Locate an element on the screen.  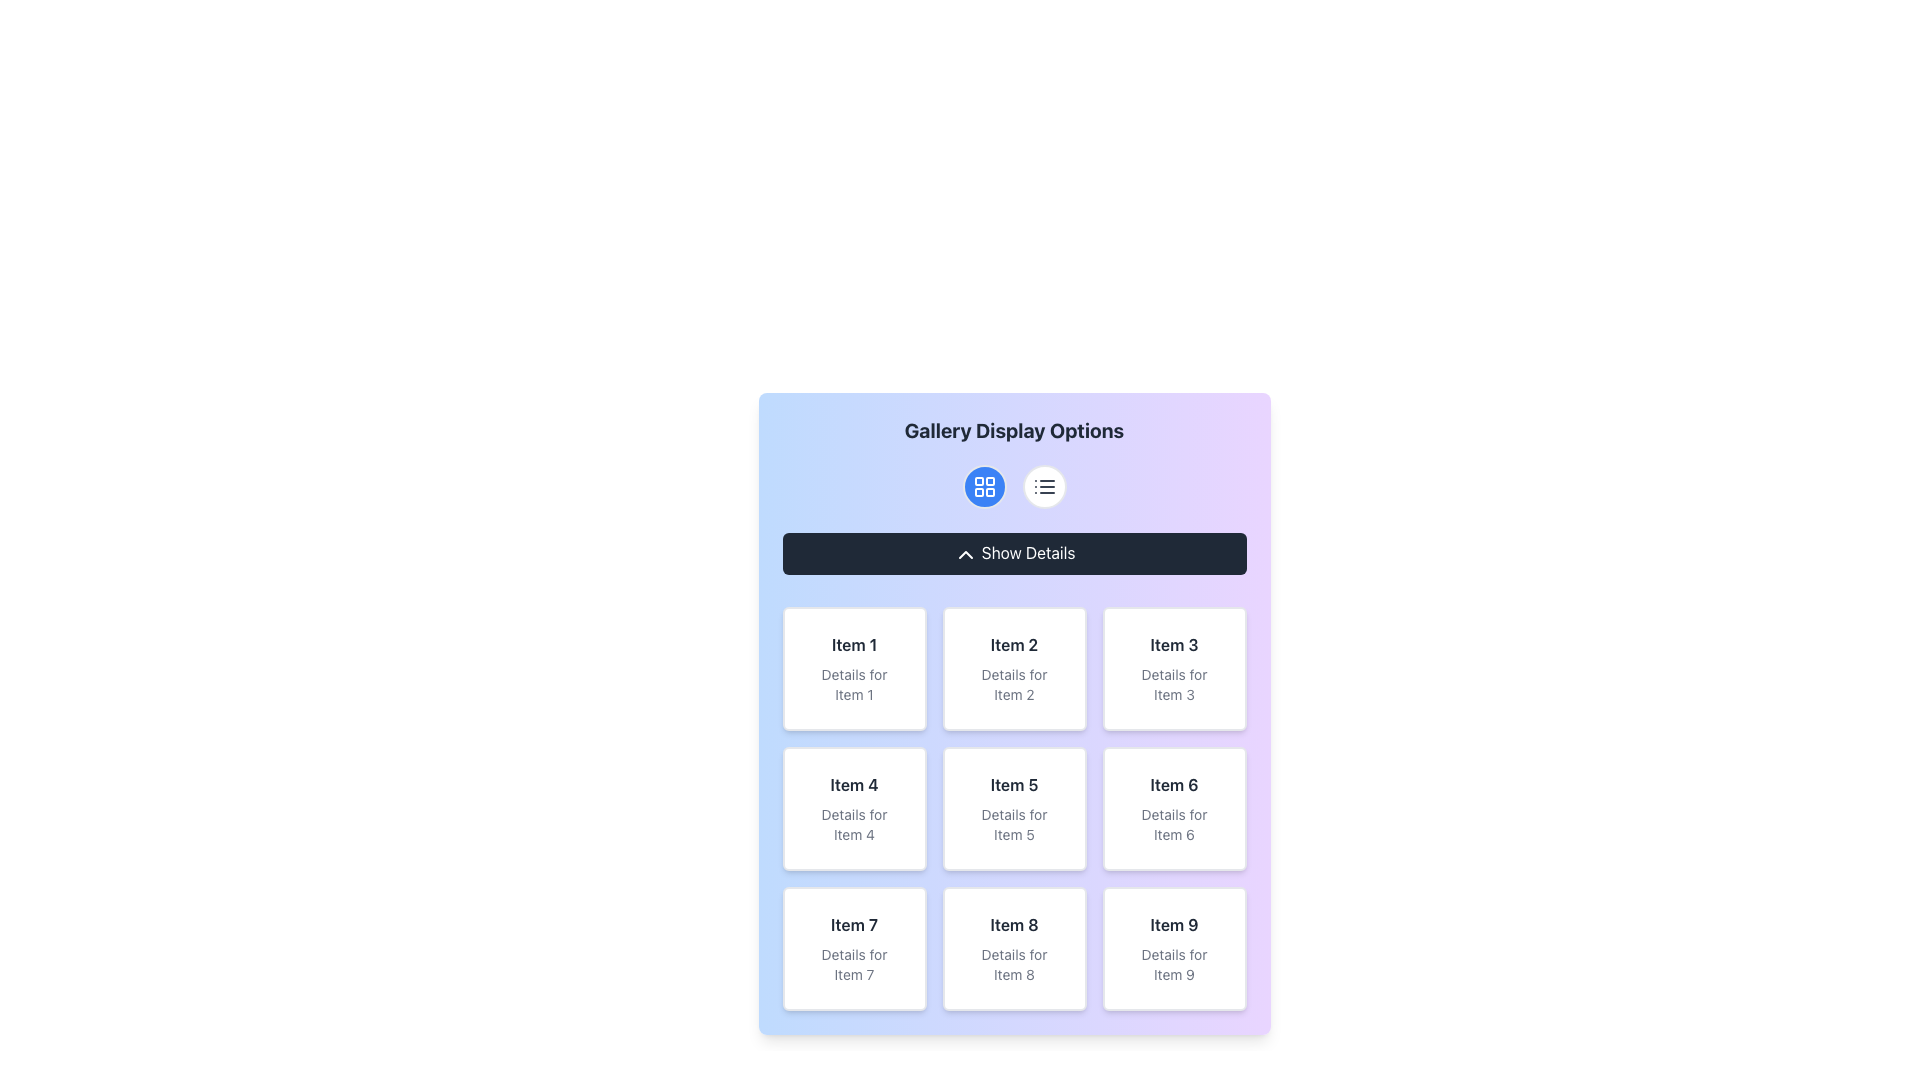
text component displaying 'Details for Item 3' which is located directly below the heading 'Item 3' in the third card of the third column in a 3x3 grid is located at coordinates (1174, 683).